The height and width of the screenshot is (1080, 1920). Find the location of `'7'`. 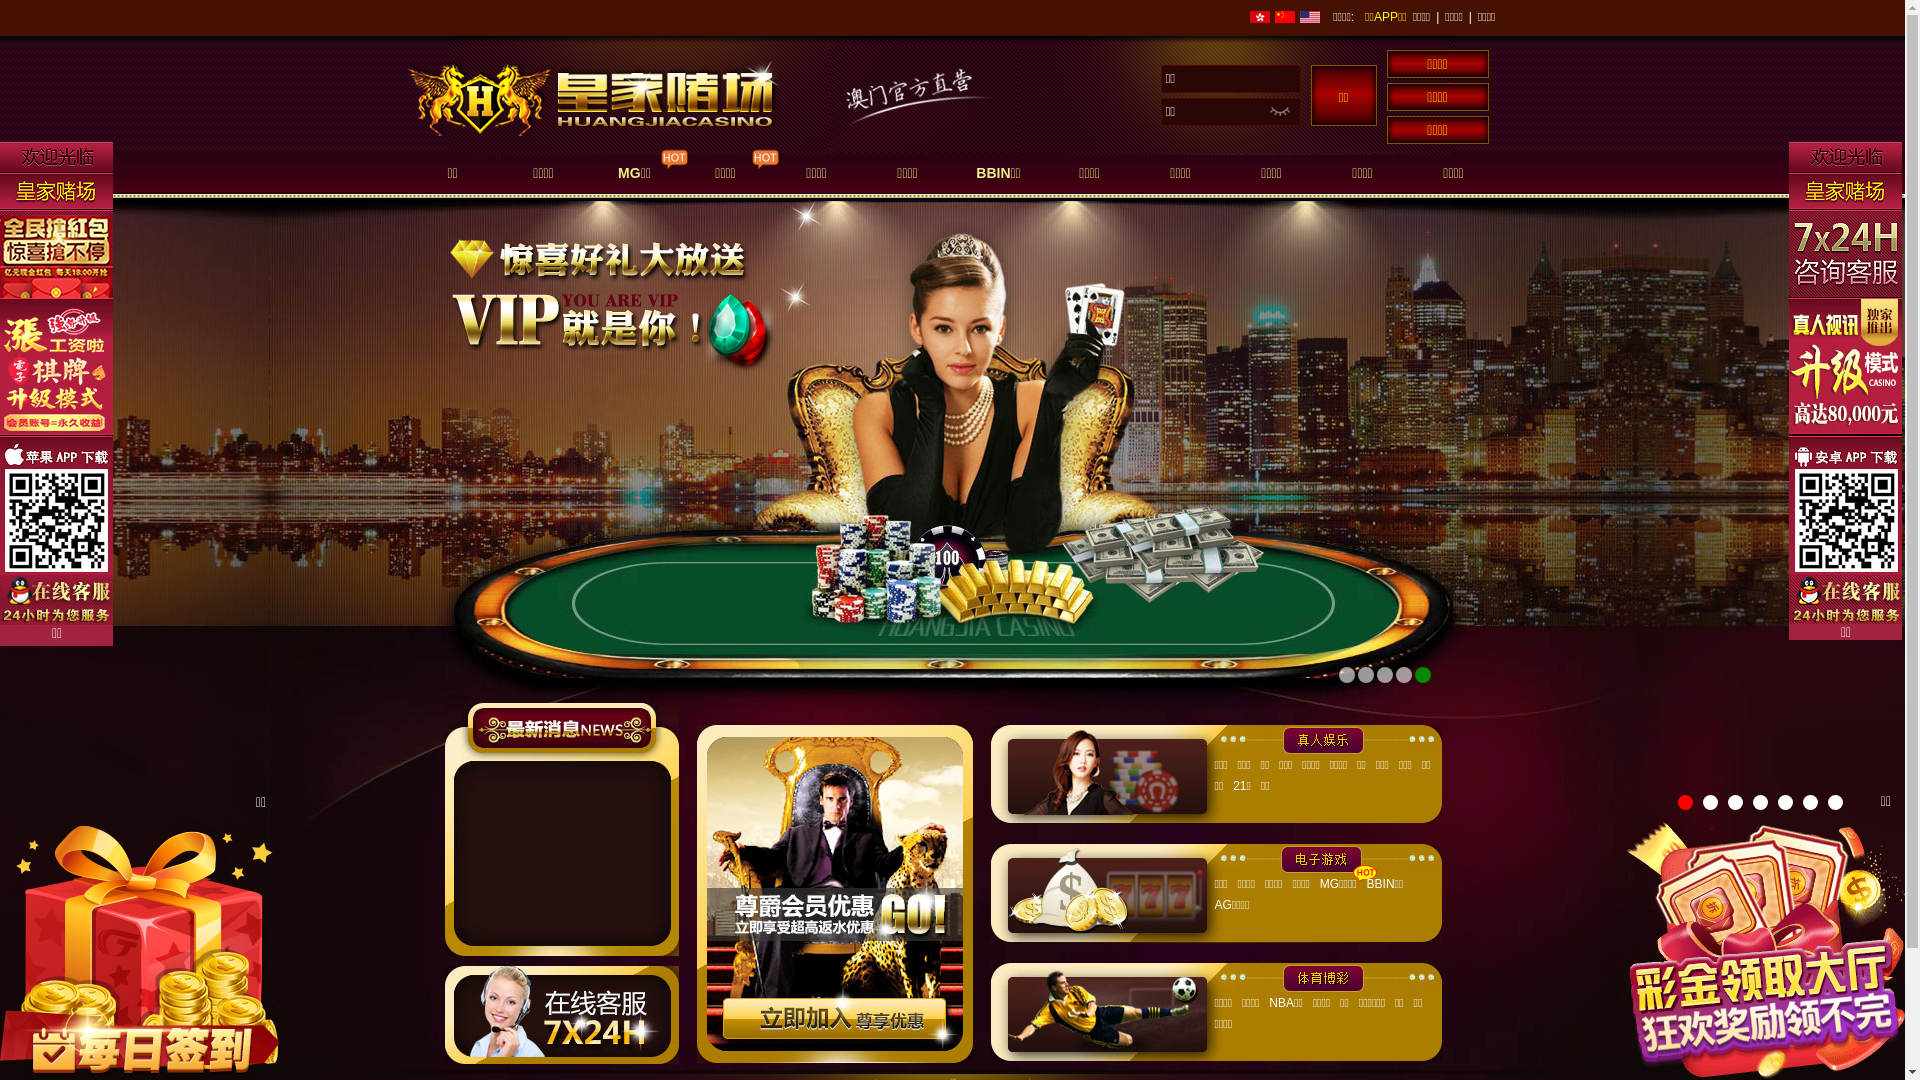

'7' is located at coordinates (1828, 801).